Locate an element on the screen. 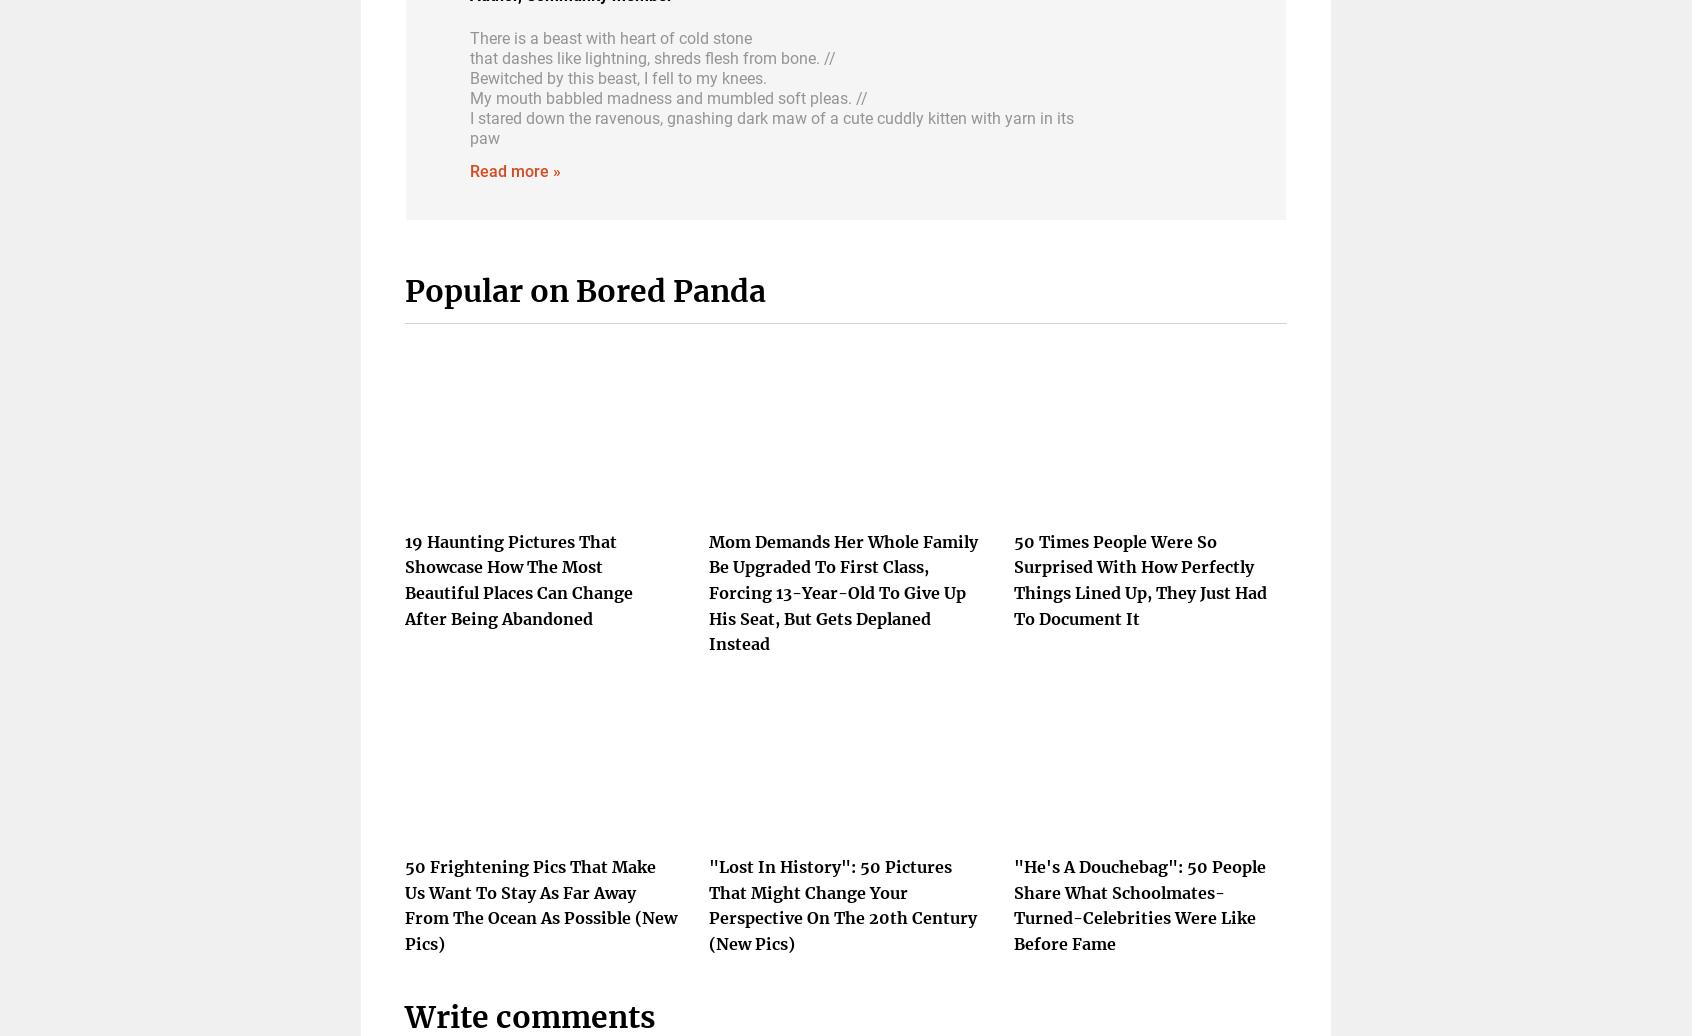  '"He's A Douchebag": 50 People Share What Schoolmates-Turned-Celebrities Were Like Before Fame' is located at coordinates (1138, 903).